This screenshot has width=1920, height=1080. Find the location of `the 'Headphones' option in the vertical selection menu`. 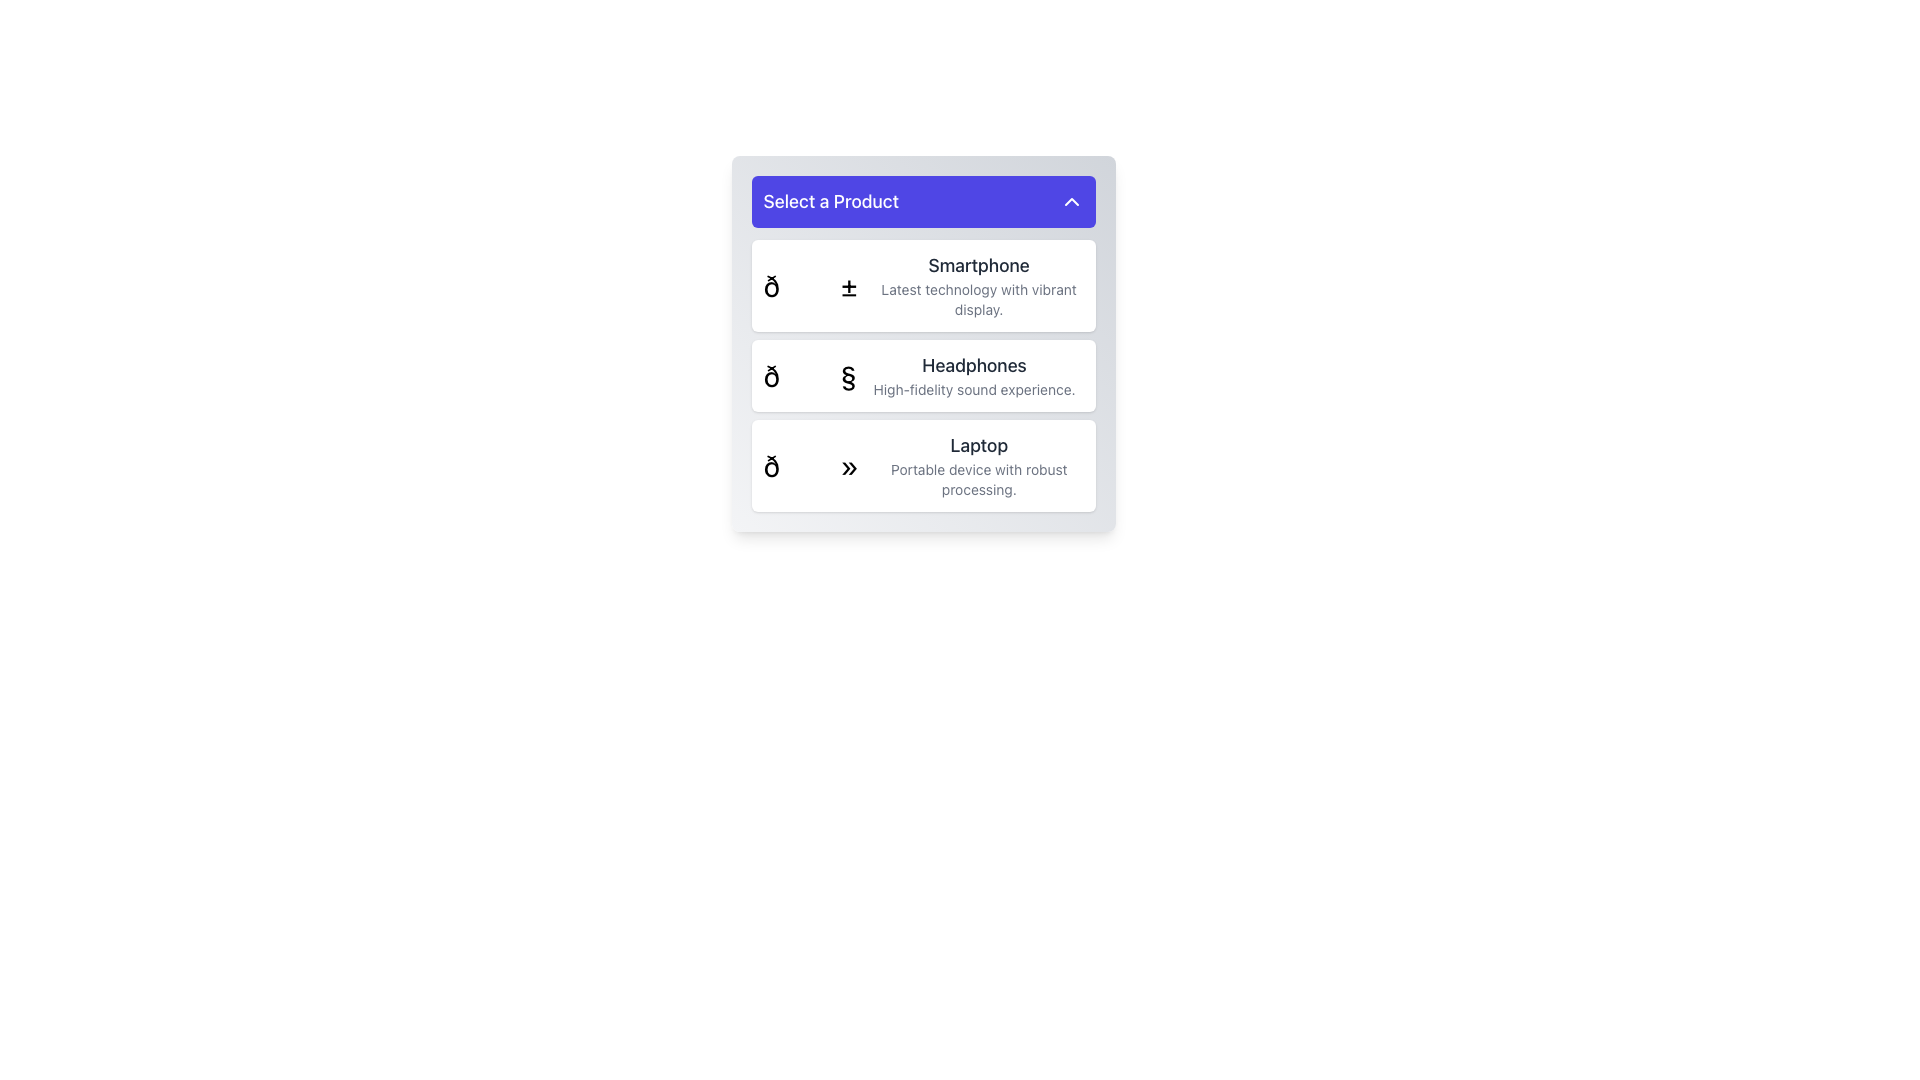

the 'Headphones' option in the vertical selection menu is located at coordinates (922, 375).